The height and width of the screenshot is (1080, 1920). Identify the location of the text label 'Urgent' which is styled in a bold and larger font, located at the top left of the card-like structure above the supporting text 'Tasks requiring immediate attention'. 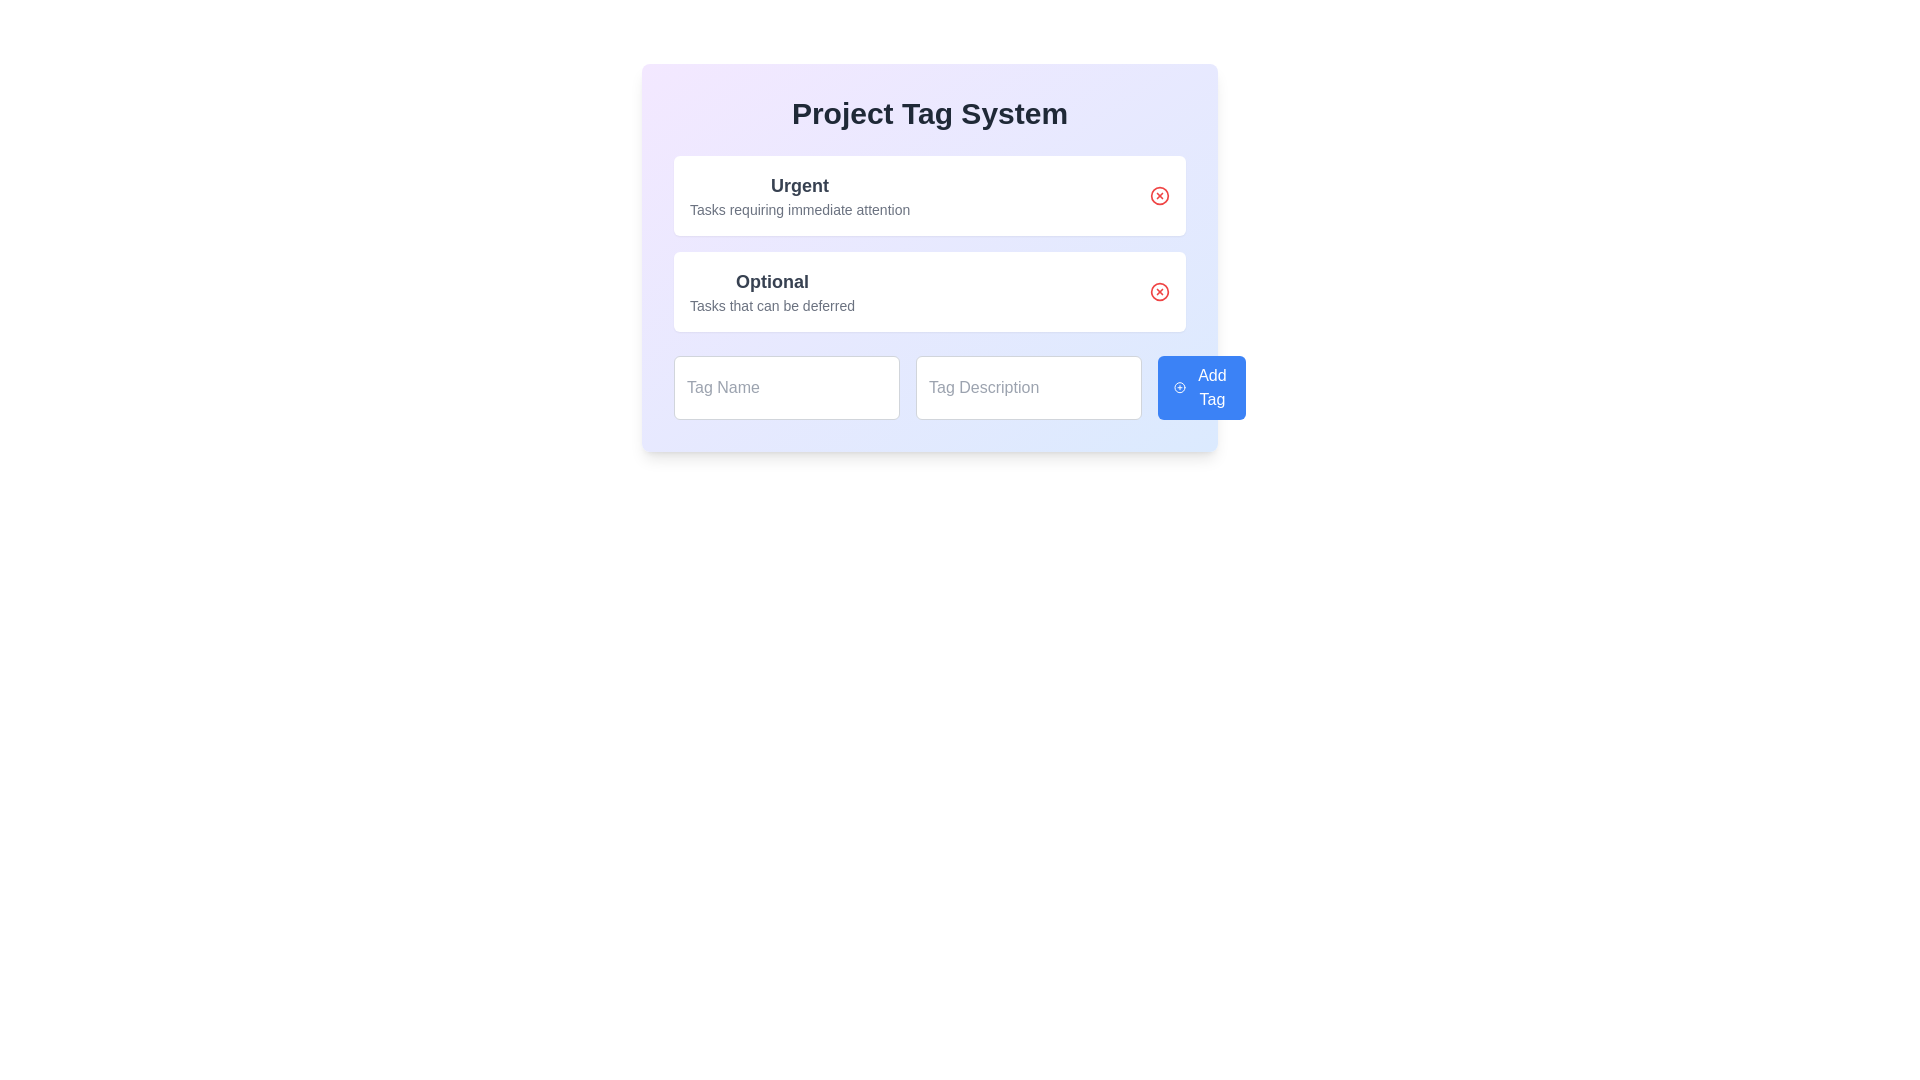
(800, 185).